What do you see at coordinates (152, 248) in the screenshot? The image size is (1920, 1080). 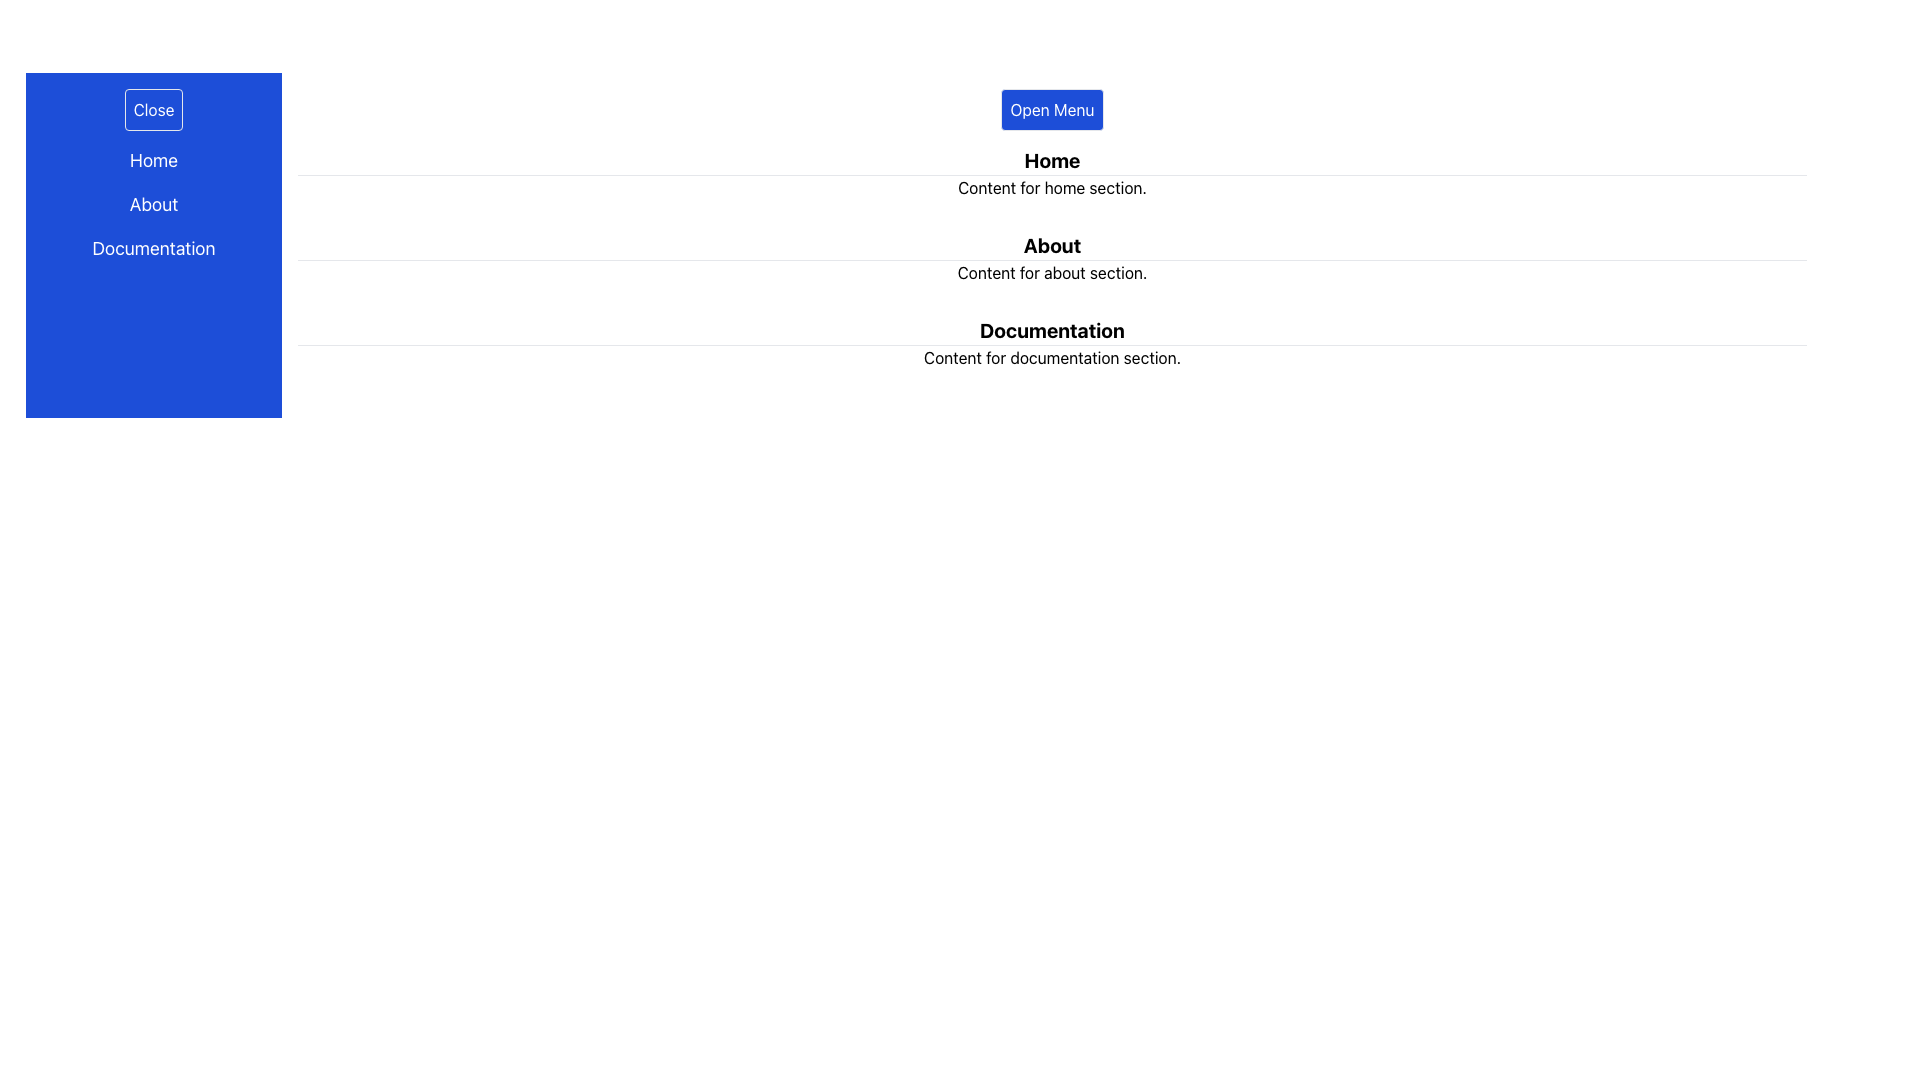 I see `the 'Documentation' text label located in the vertical navigation menu, which is the third item following 'Home' and 'About', with a blue background and white text` at bounding box center [152, 248].